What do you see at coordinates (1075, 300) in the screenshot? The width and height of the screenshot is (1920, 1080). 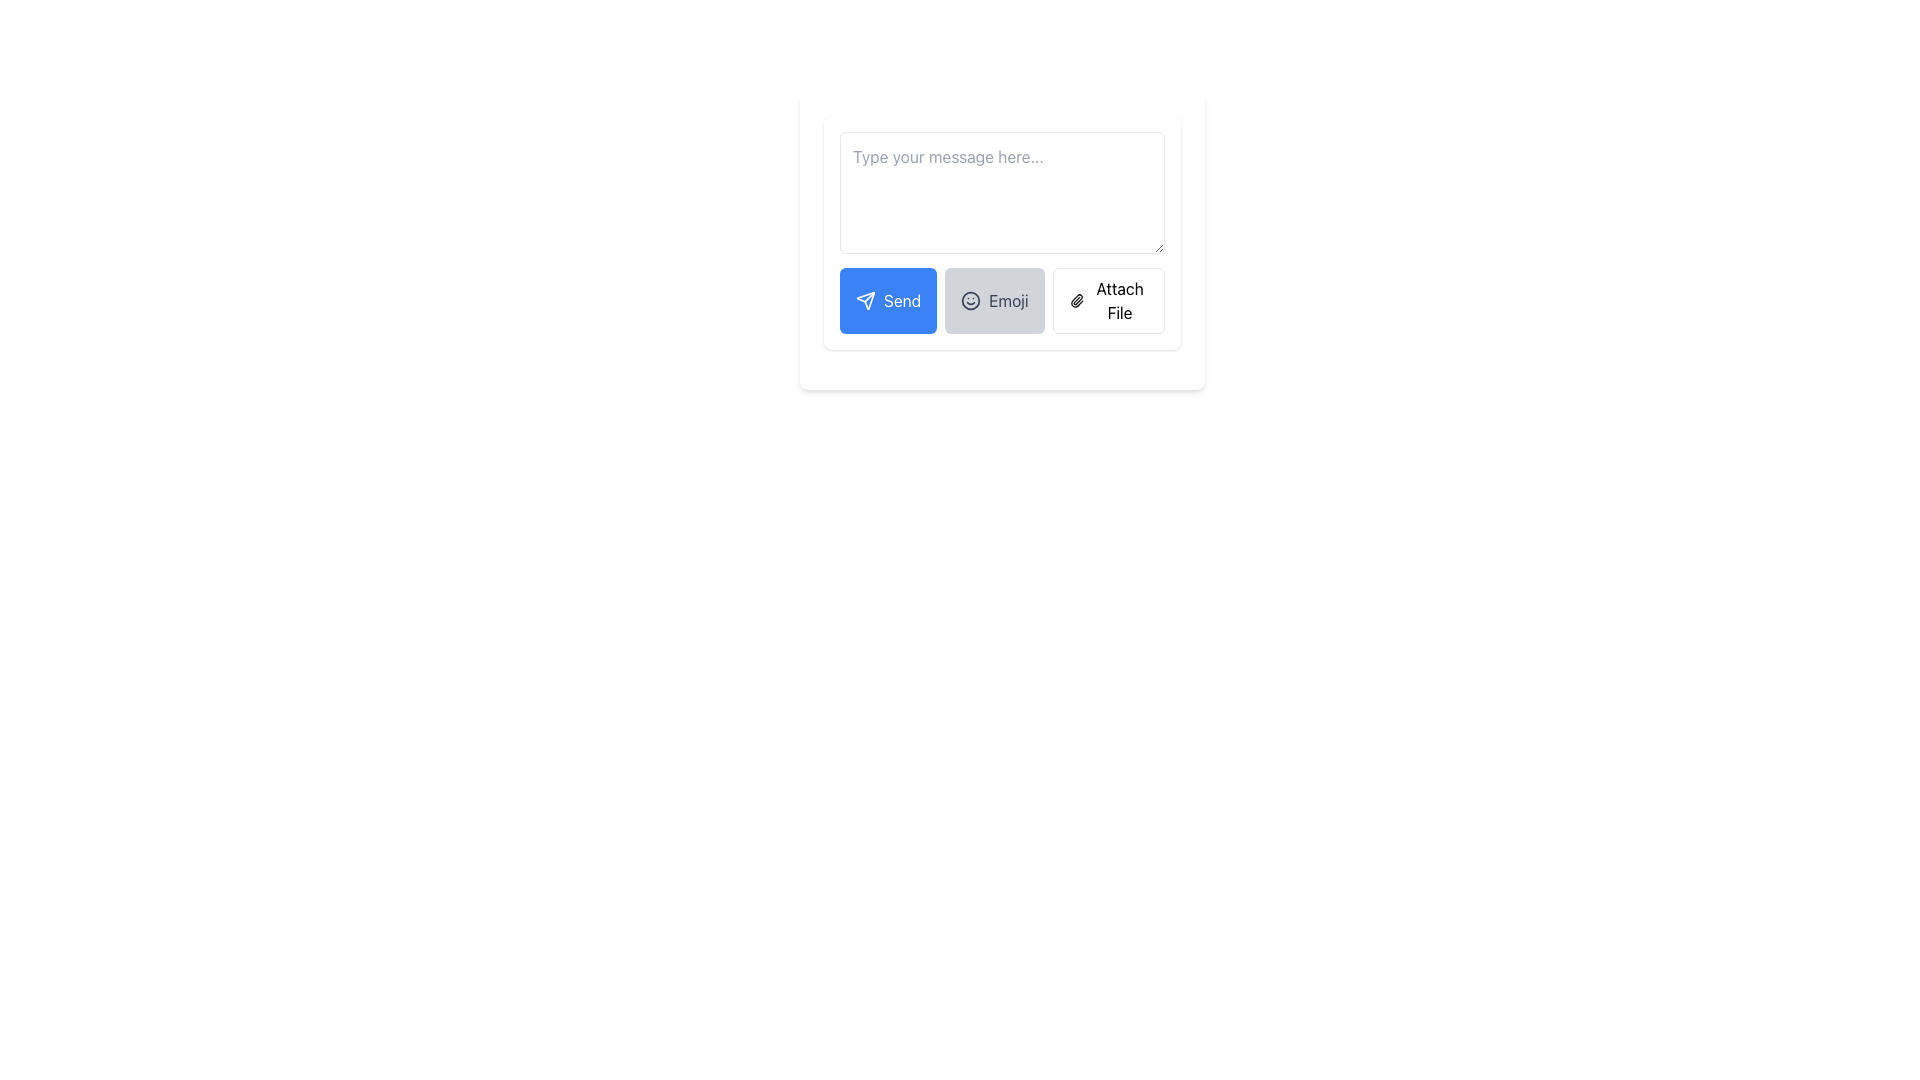 I see `the icon located to the left of the 'Attach File' label within the button on the right side of the button group in the messaging interface to initiate file attachment` at bounding box center [1075, 300].